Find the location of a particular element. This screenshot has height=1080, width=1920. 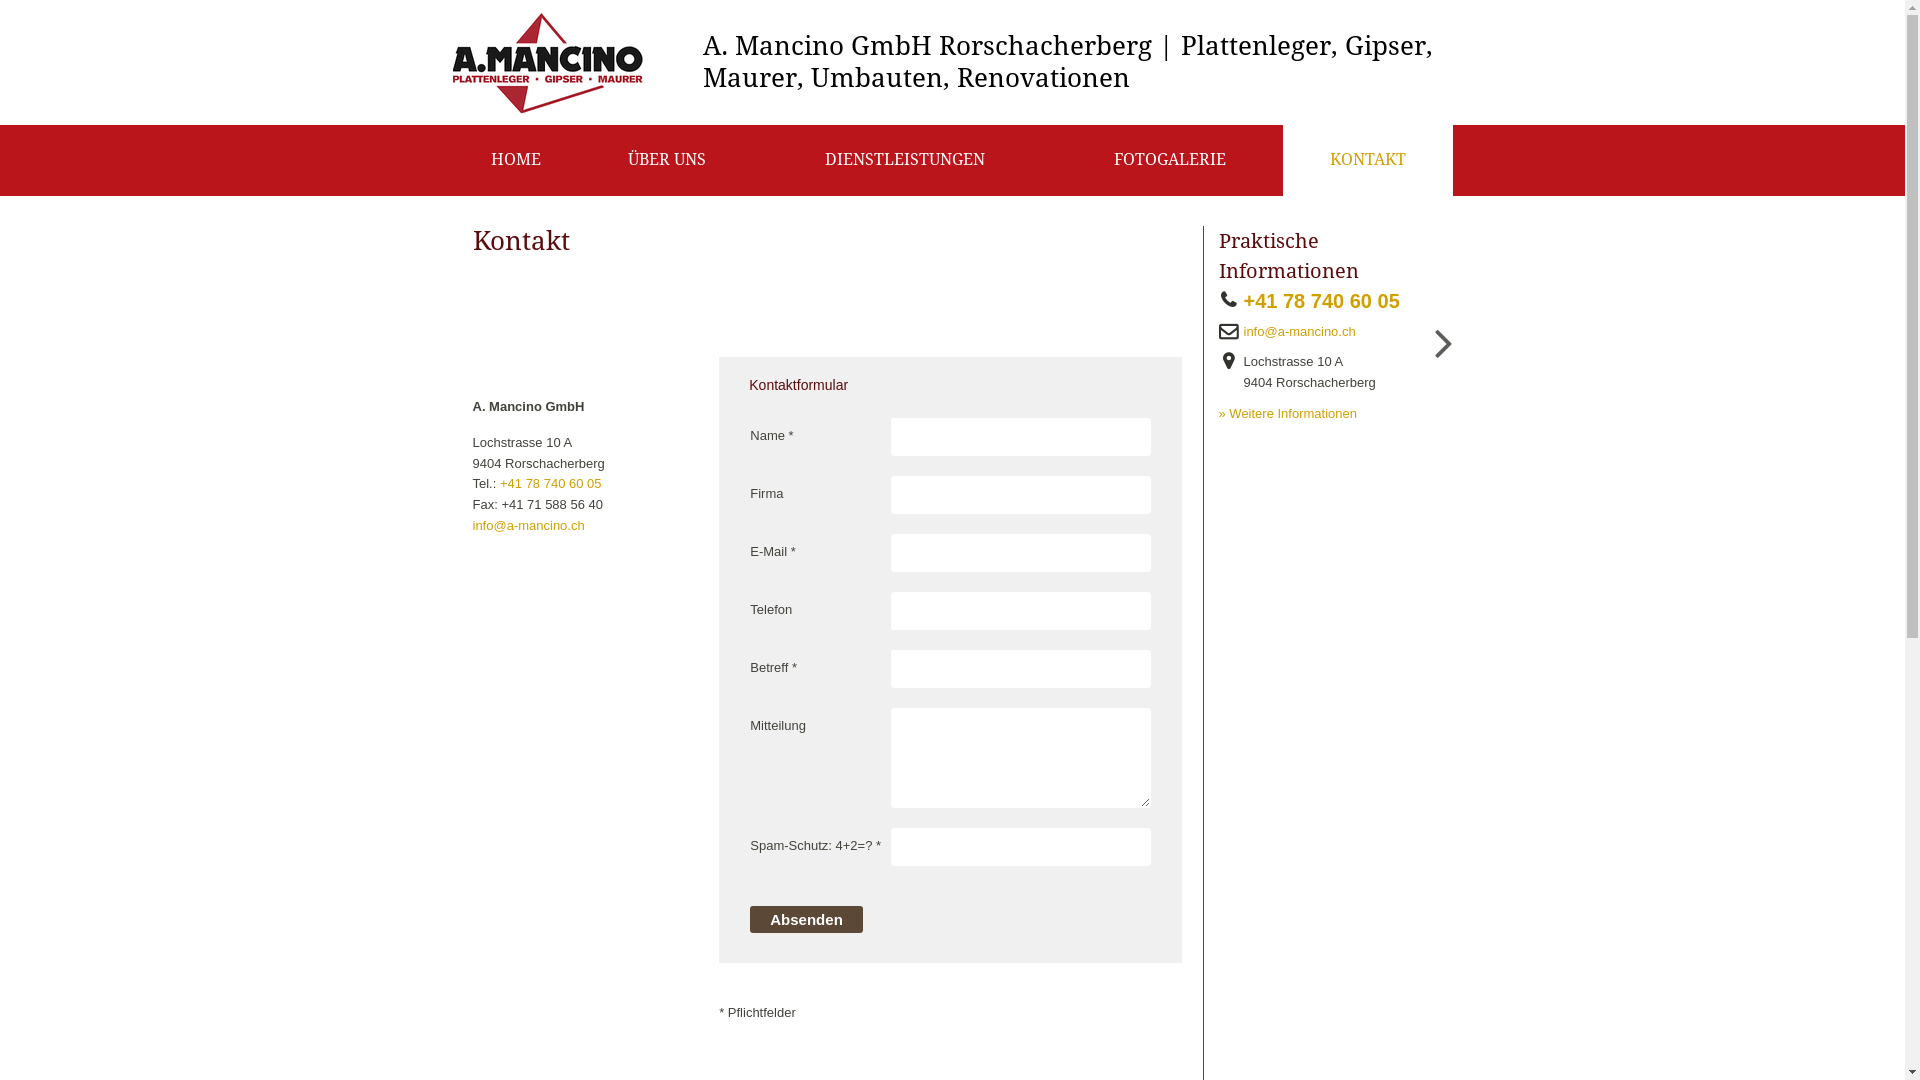

'info@a-mancino.ch' is located at coordinates (1237, 331).